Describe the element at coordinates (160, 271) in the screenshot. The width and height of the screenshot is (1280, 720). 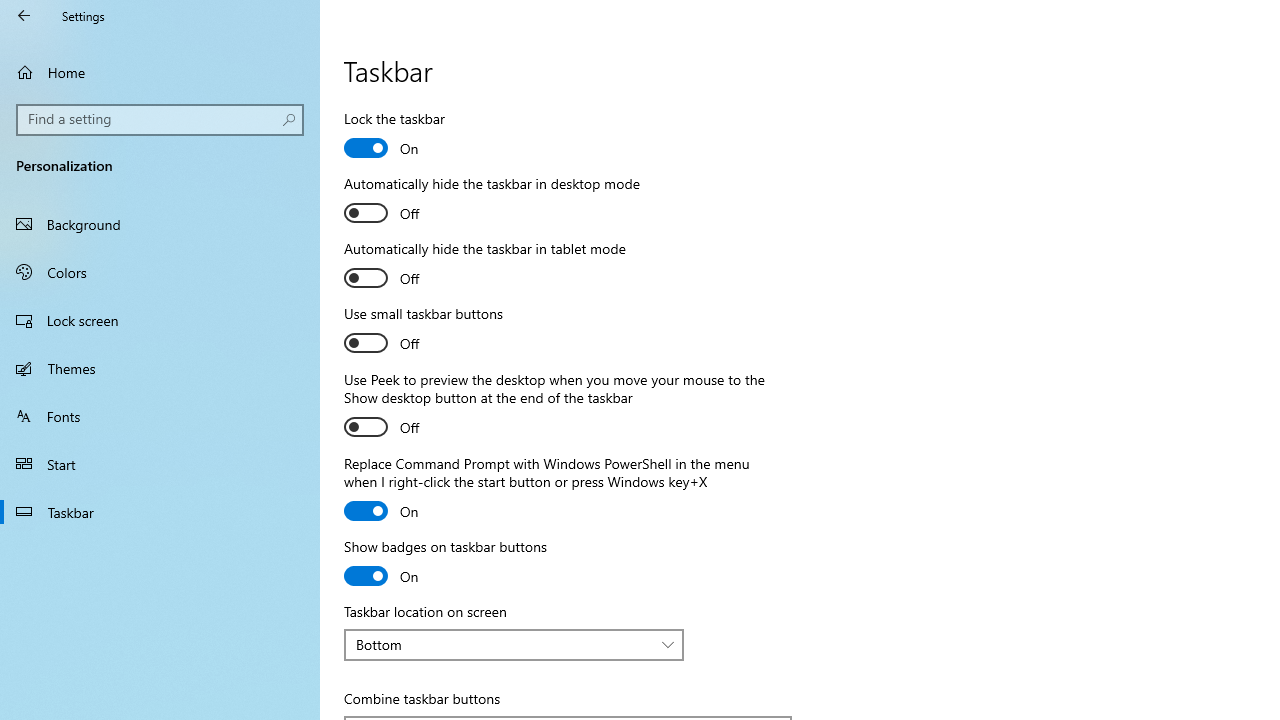
I see `'Colors'` at that location.